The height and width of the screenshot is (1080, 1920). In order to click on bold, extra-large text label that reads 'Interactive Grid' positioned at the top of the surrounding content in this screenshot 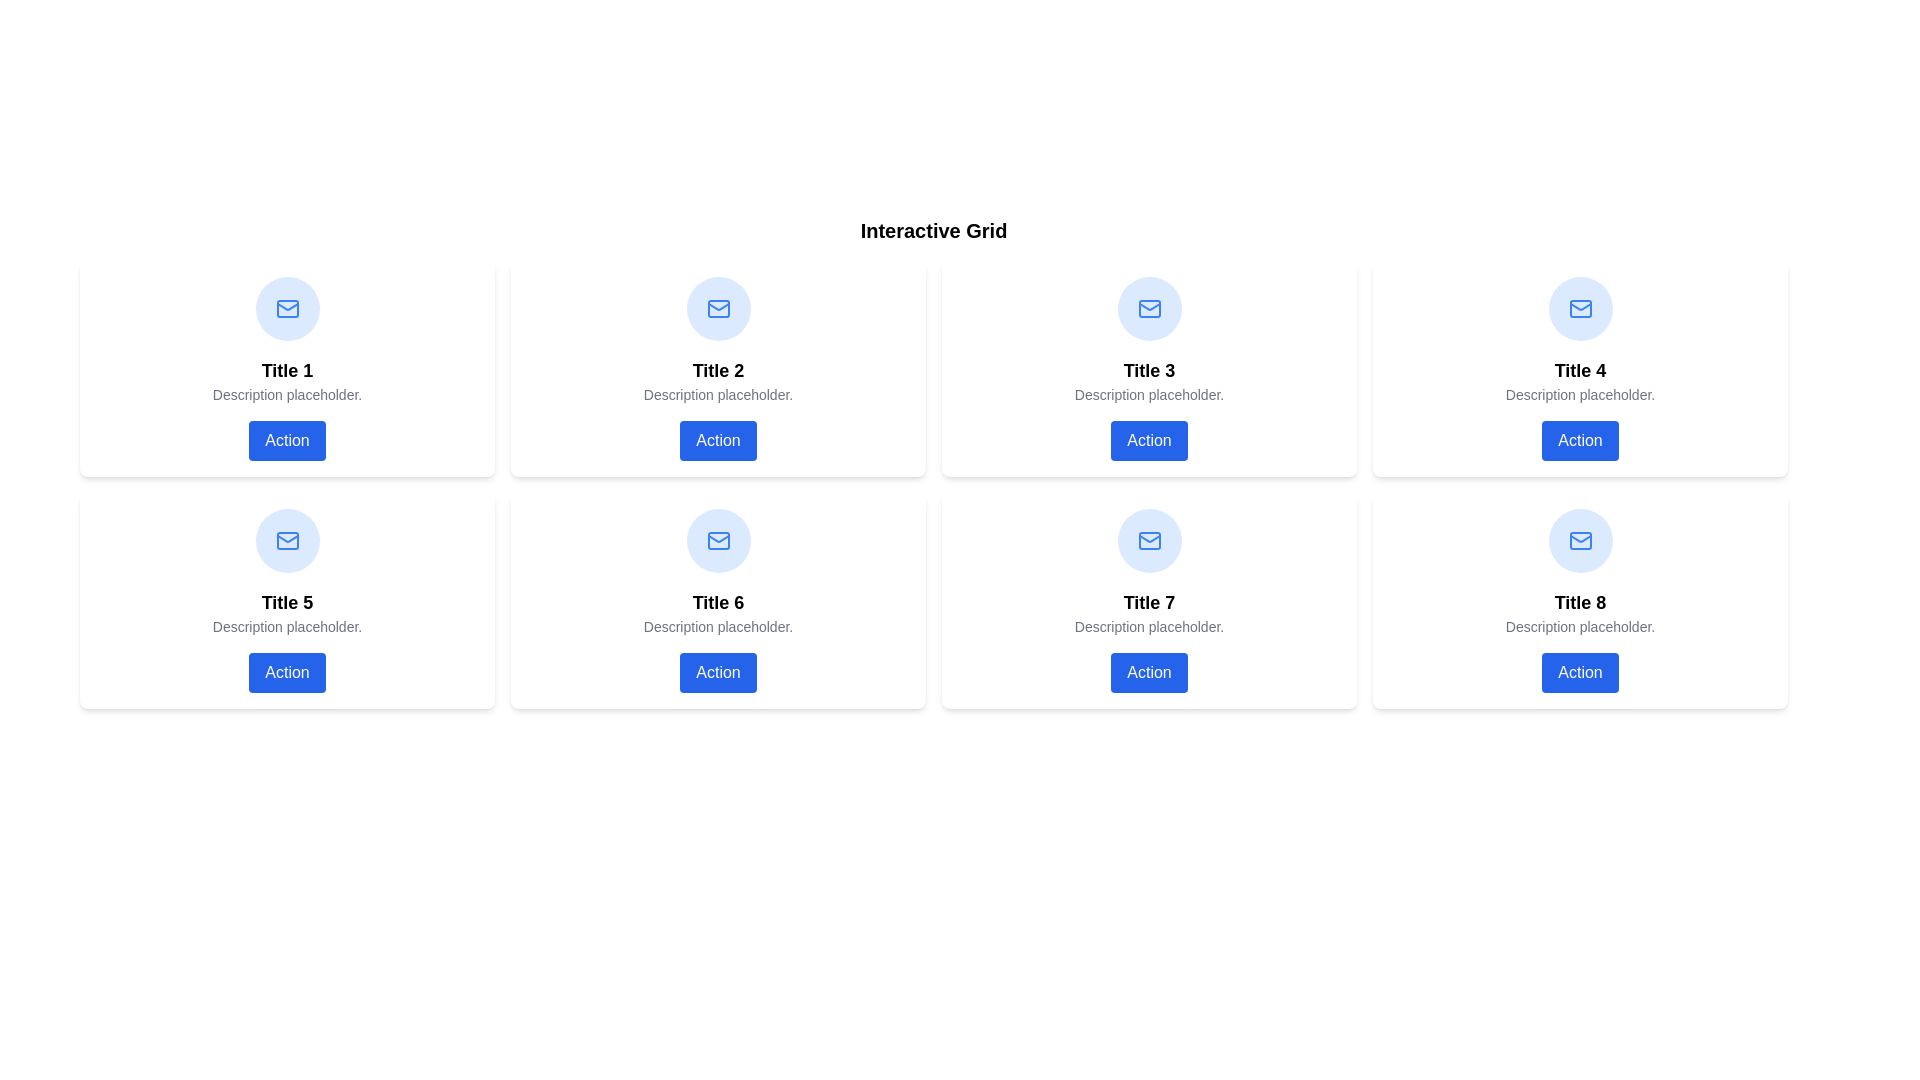, I will do `click(933, 230)`.